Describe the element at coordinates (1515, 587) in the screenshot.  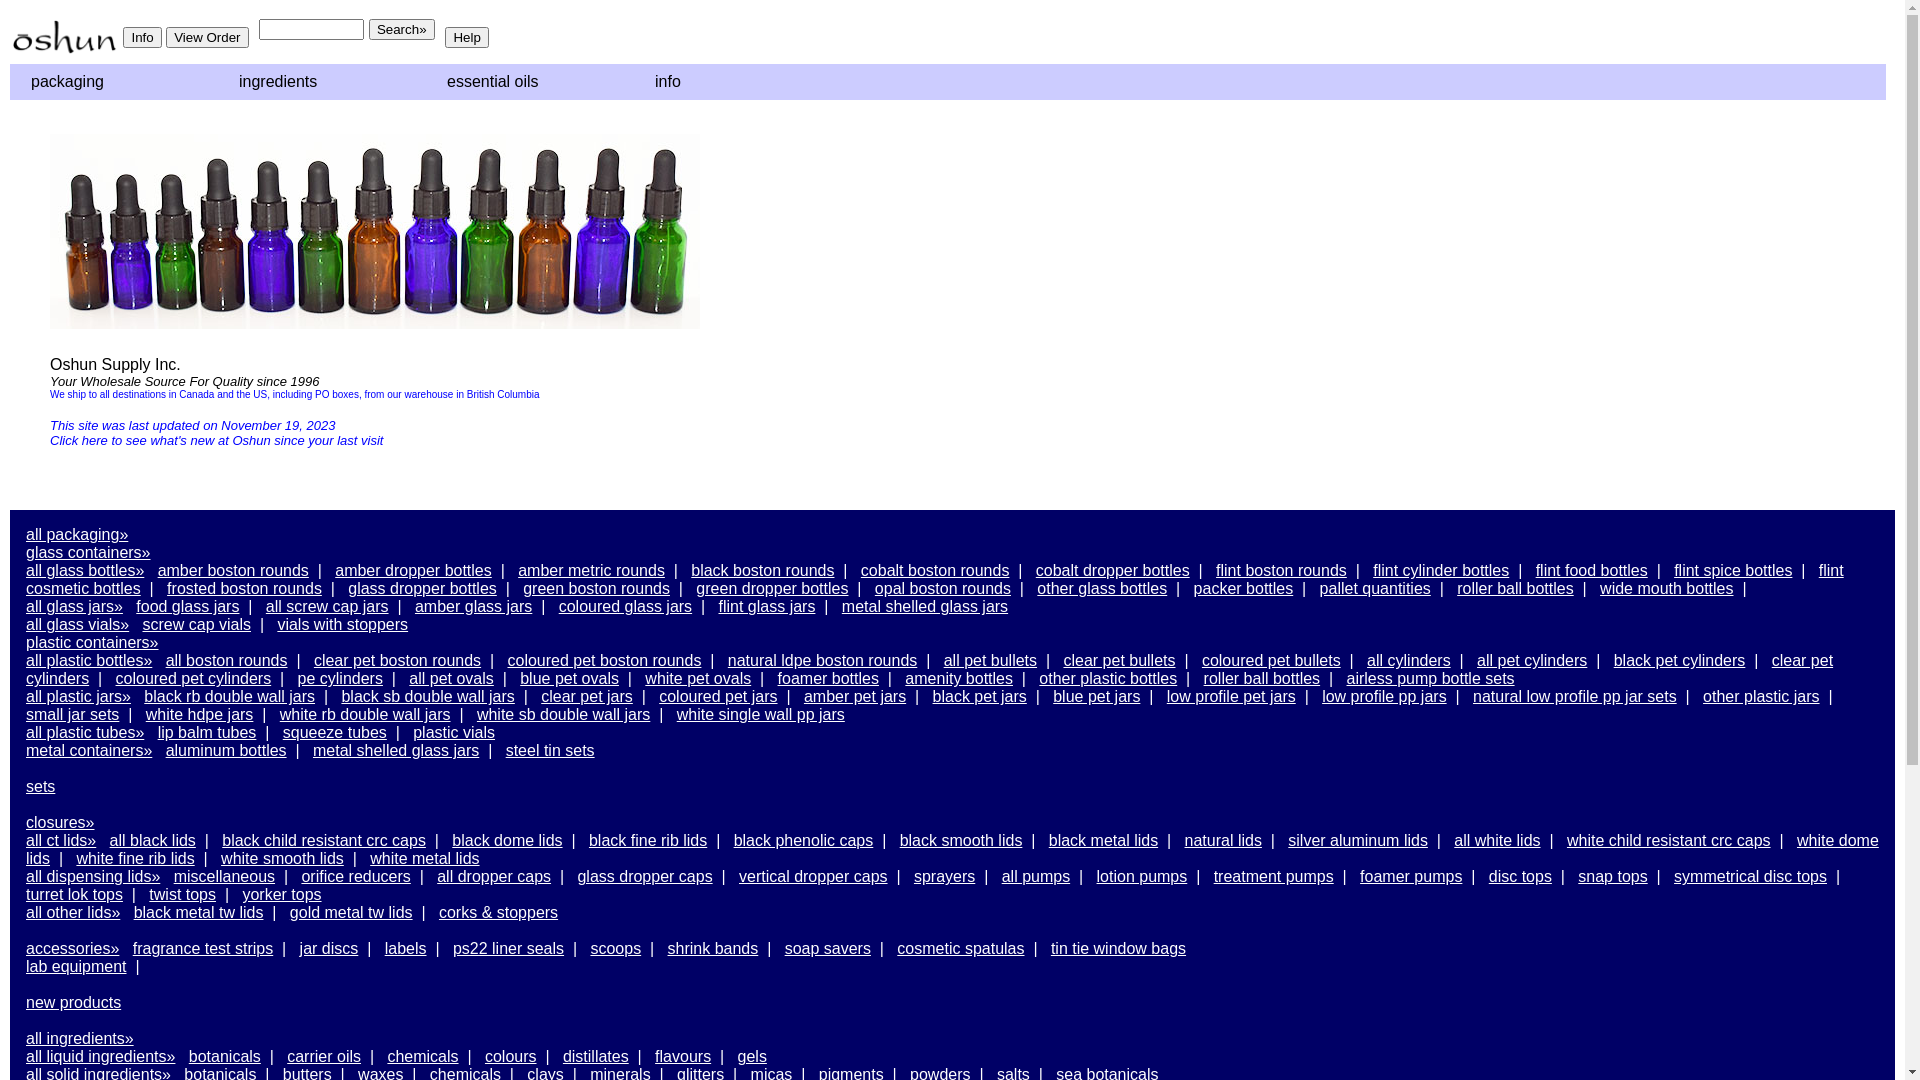
I see `'roller ball bottles'` at that location.